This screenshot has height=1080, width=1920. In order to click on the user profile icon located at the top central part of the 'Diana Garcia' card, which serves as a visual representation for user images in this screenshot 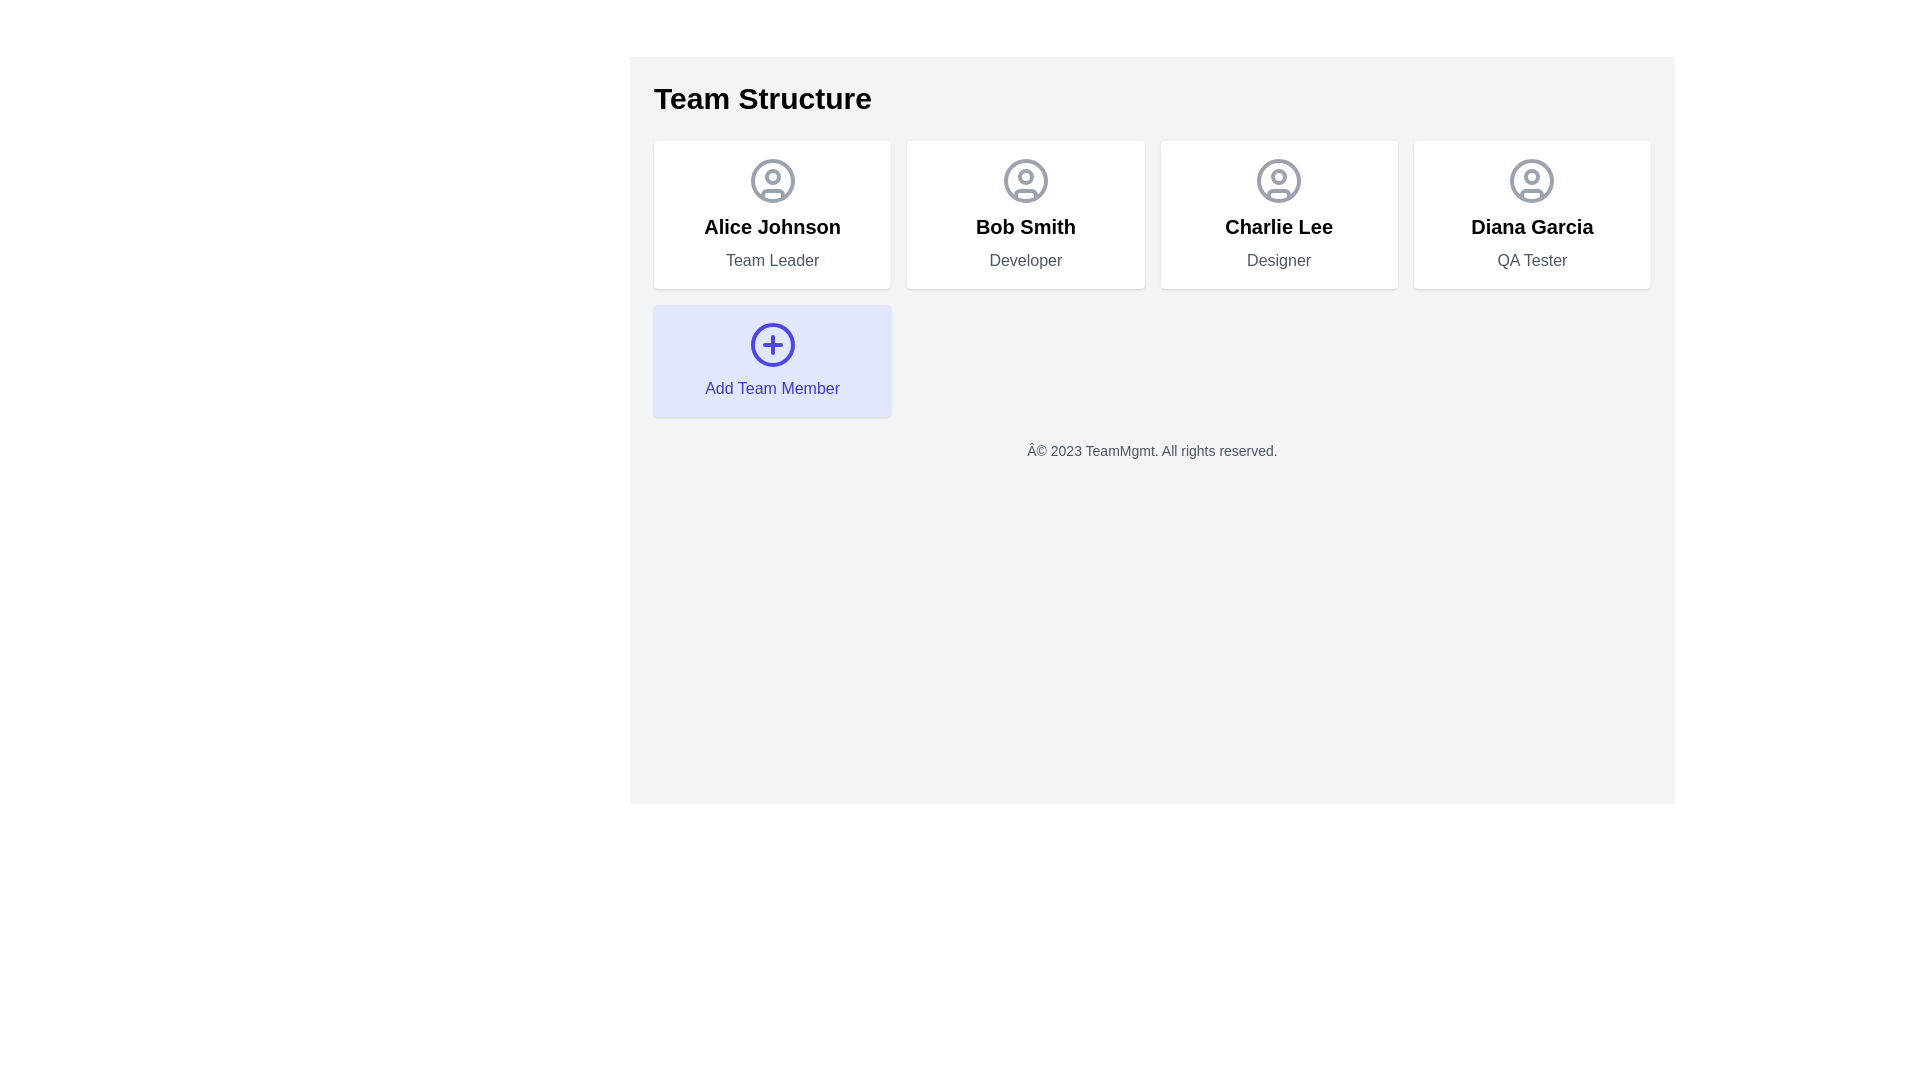, I will do `click(1531, 181)`.